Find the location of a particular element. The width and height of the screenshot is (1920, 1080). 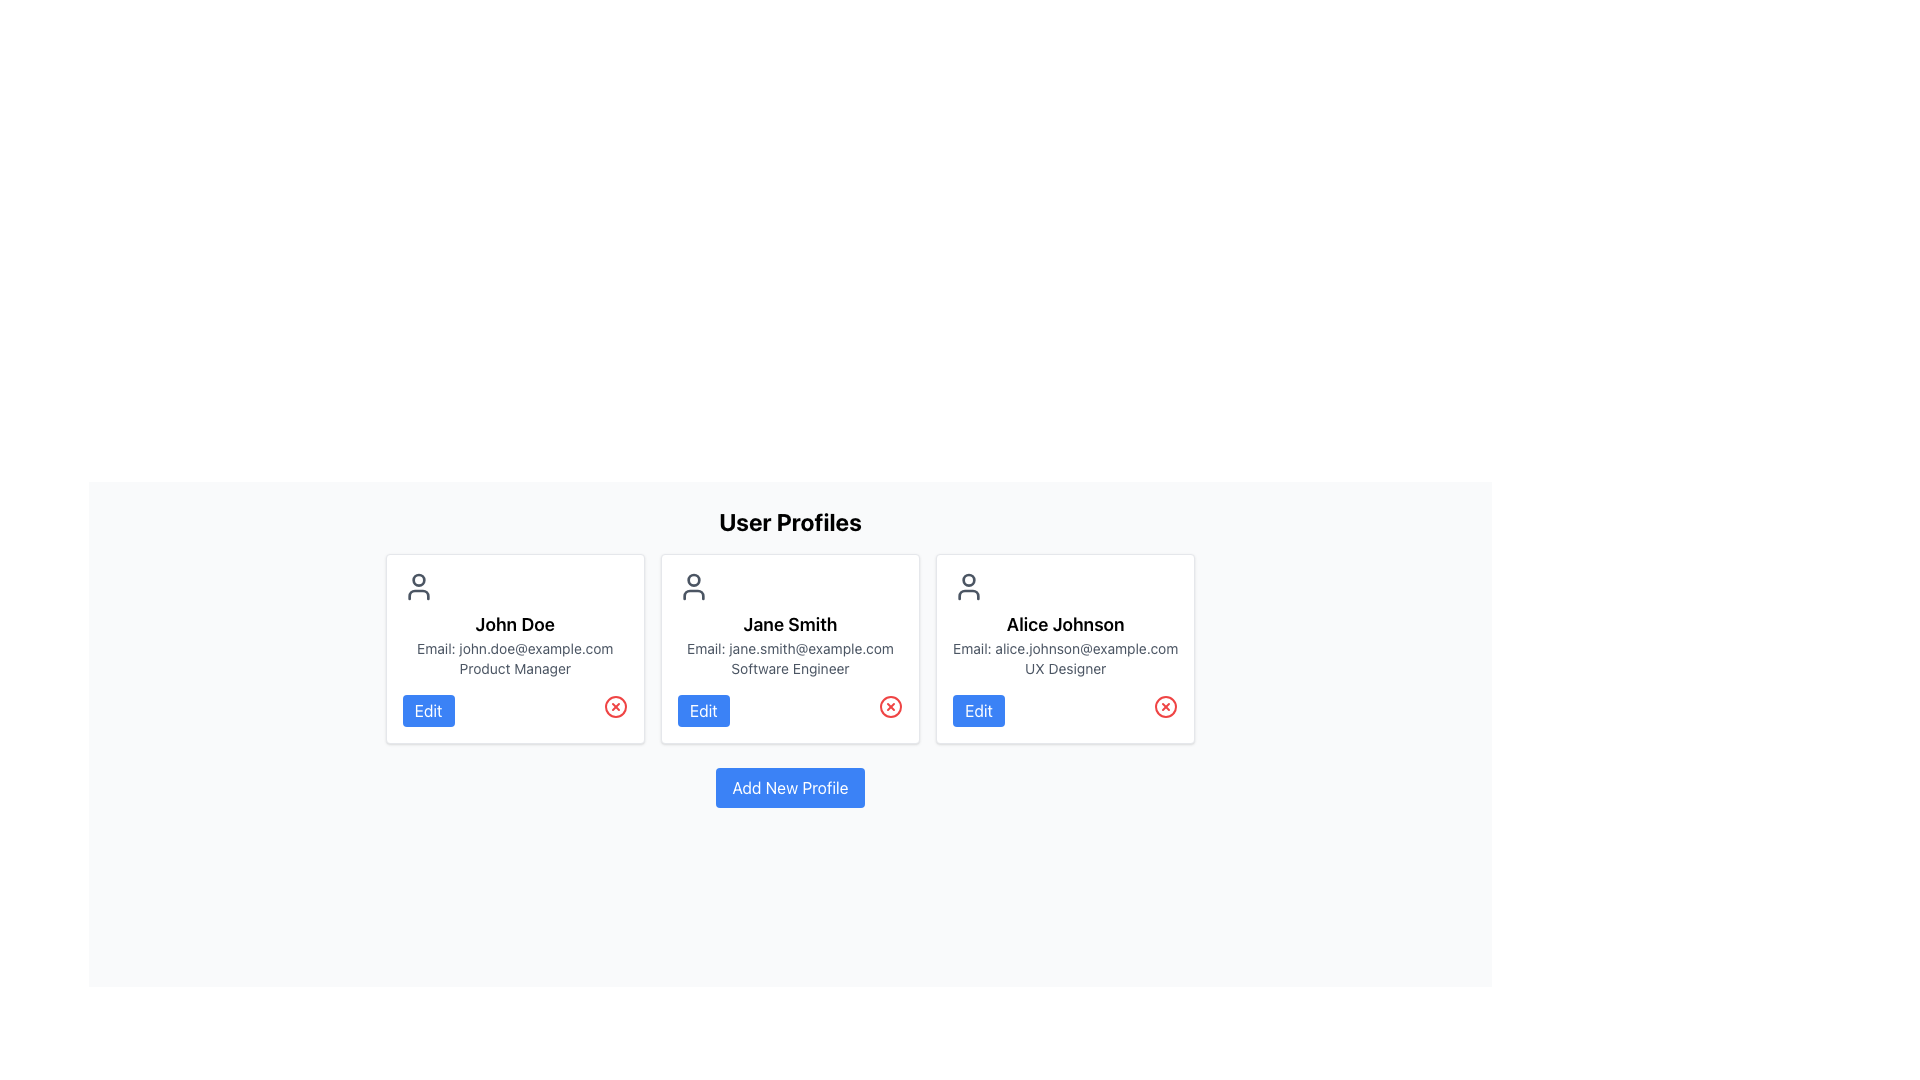

the lower part of the generic user icon in the first user profile card on the left is located at coordinates (417, 593).